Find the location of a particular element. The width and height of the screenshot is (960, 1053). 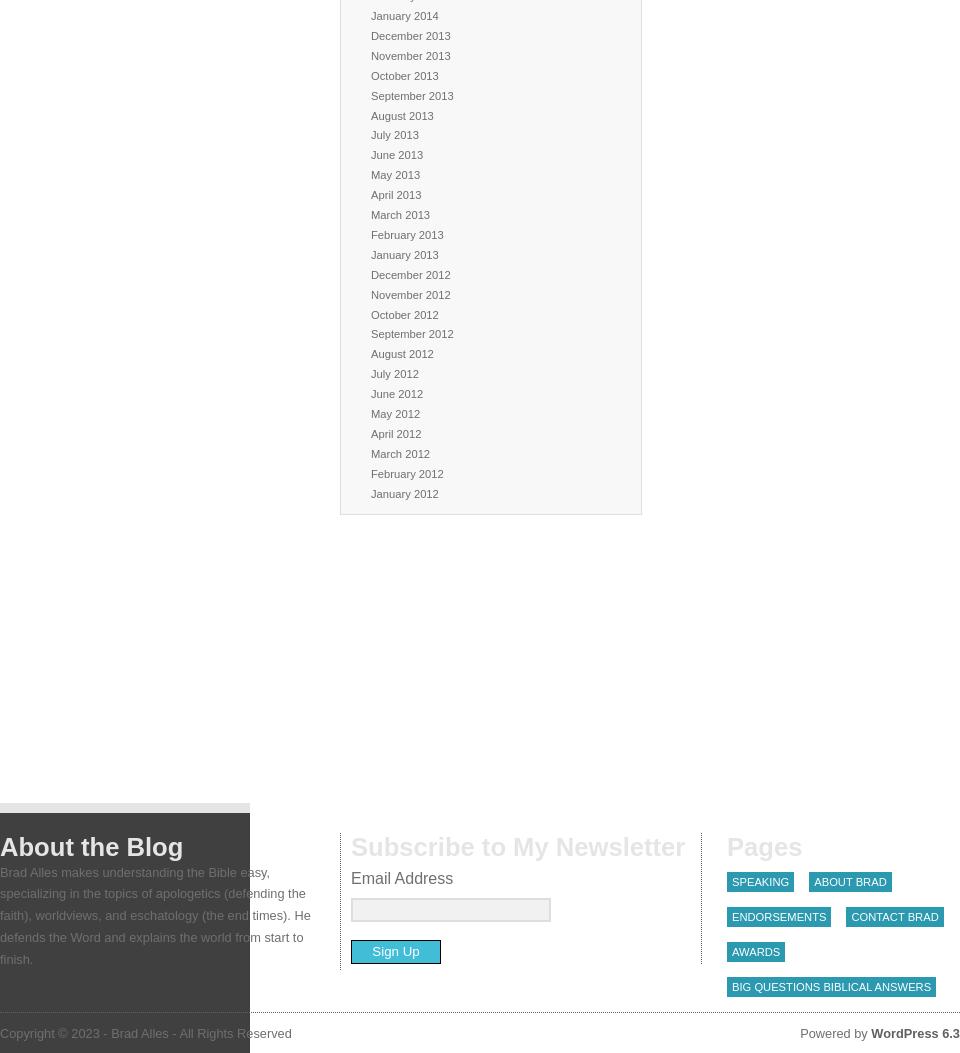

'October 2013' is located at coordinates (403, 73).